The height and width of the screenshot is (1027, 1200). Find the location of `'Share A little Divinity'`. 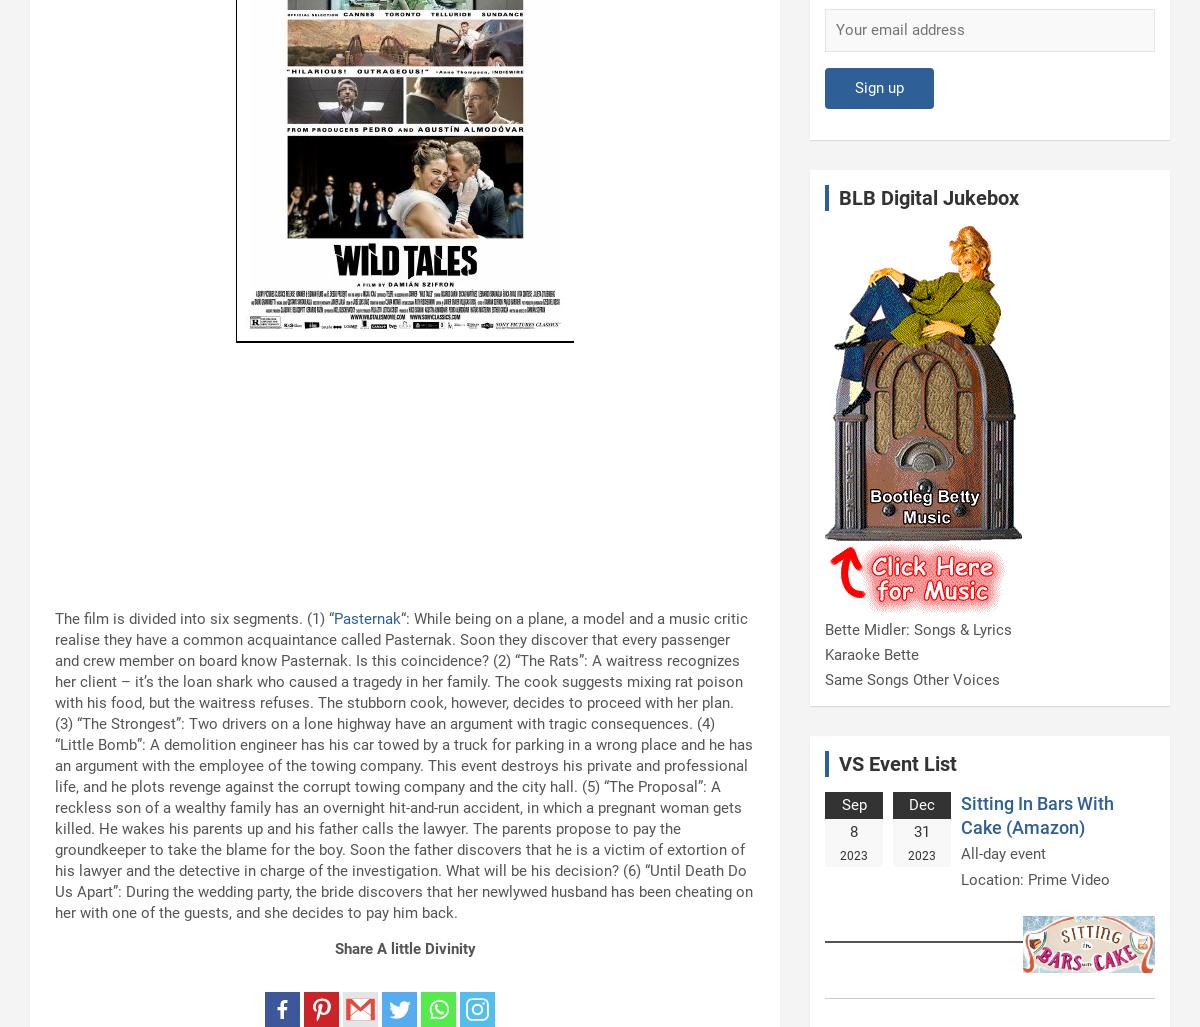

'Share A little Divinity' is located at coordinates (333, 949).